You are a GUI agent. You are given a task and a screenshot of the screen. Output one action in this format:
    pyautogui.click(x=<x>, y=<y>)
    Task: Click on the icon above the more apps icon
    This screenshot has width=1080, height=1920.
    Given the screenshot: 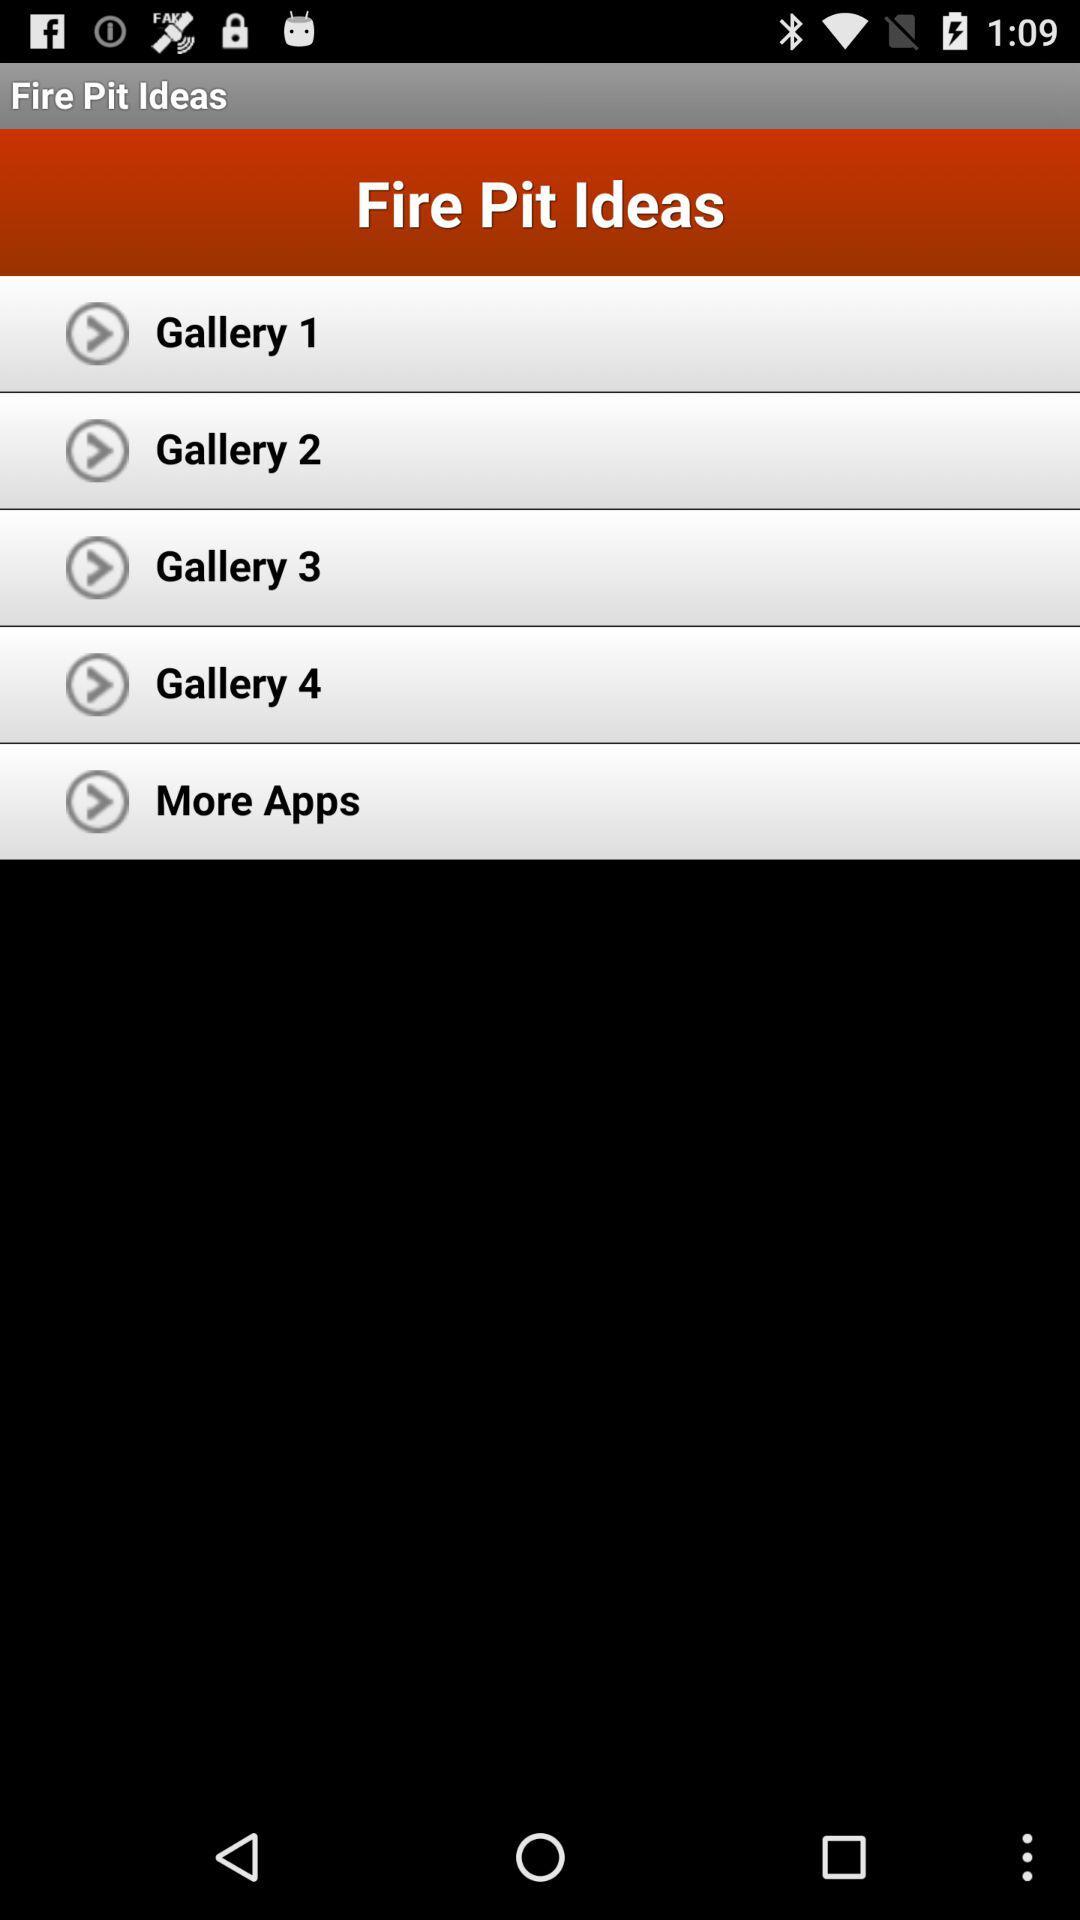 What is the action you would take?
    pyautogui.click(x=237, y=681)
    